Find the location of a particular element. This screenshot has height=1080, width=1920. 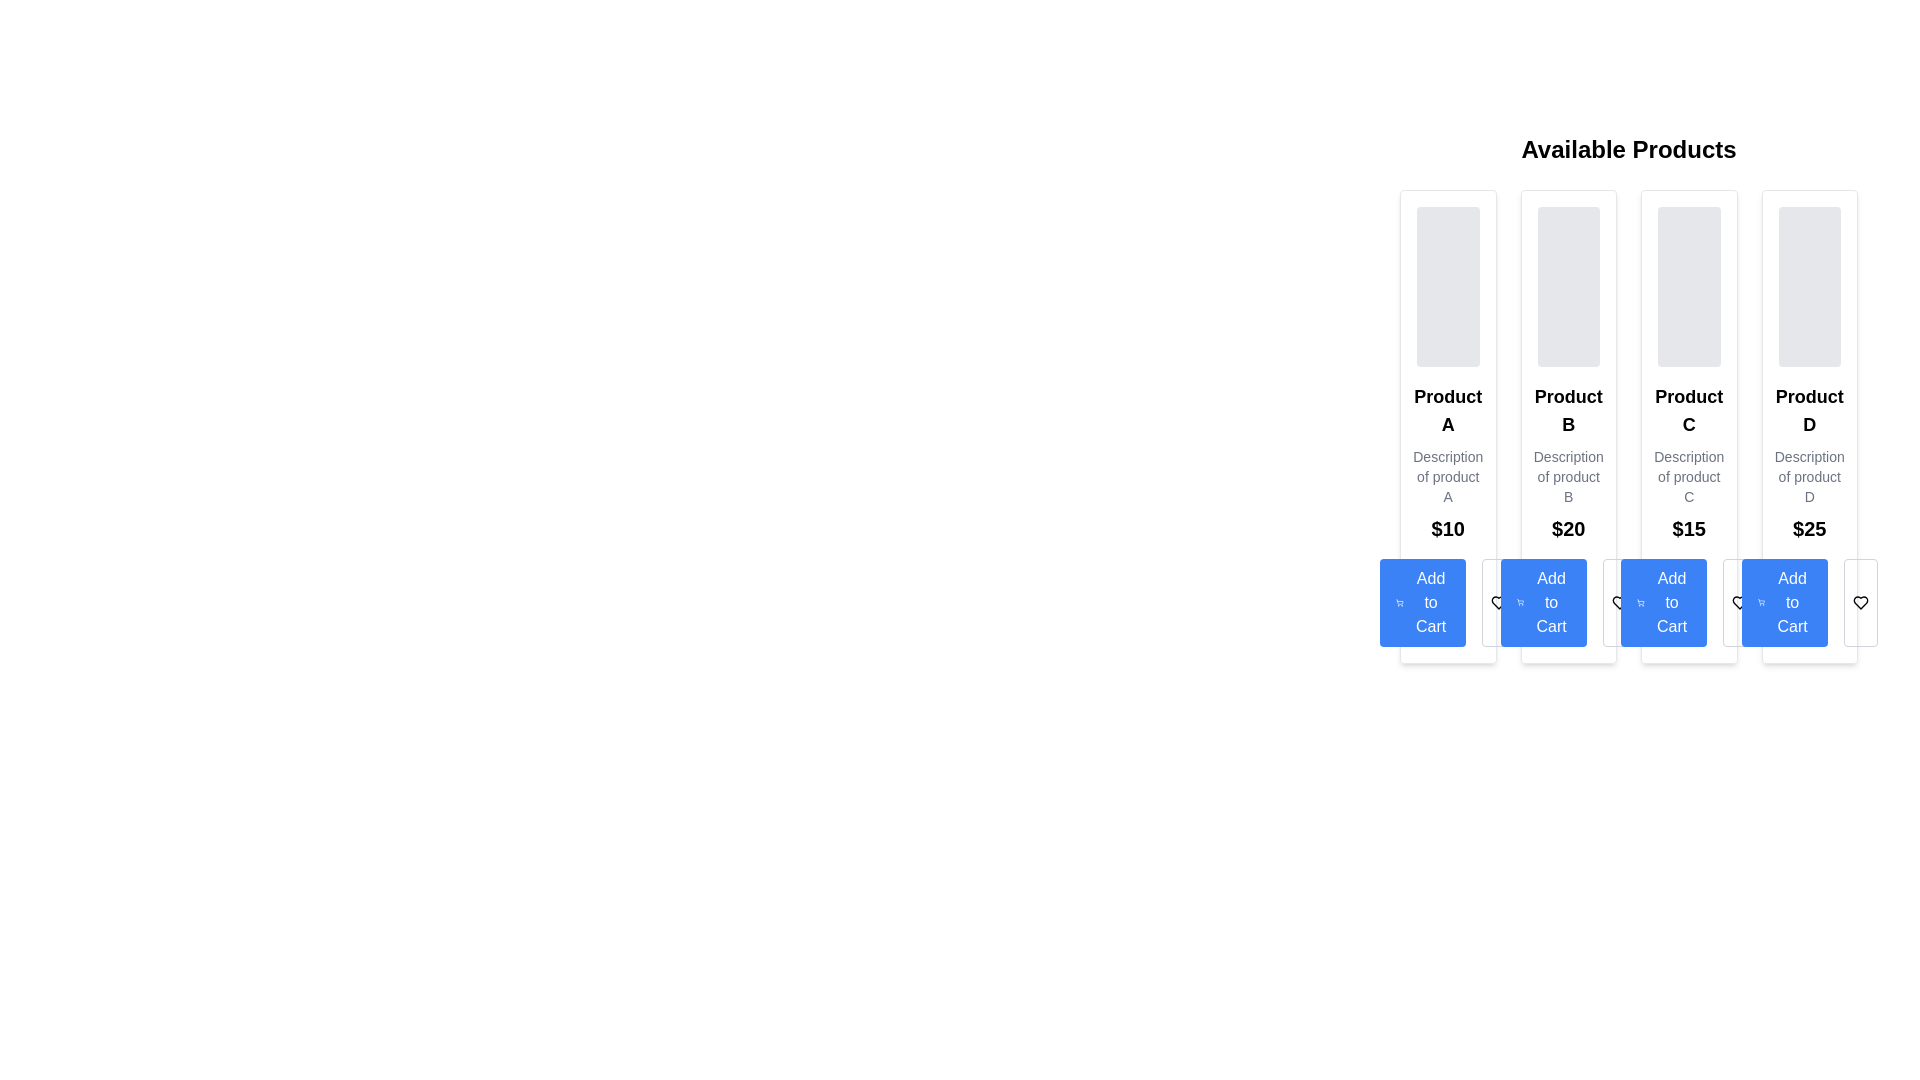

text block containing the phrase 'Description of product C', which is styled in a small gray font and located below the title 'Product C' and above the price '$15' within the card layout is located at coordinates (1688, 477).